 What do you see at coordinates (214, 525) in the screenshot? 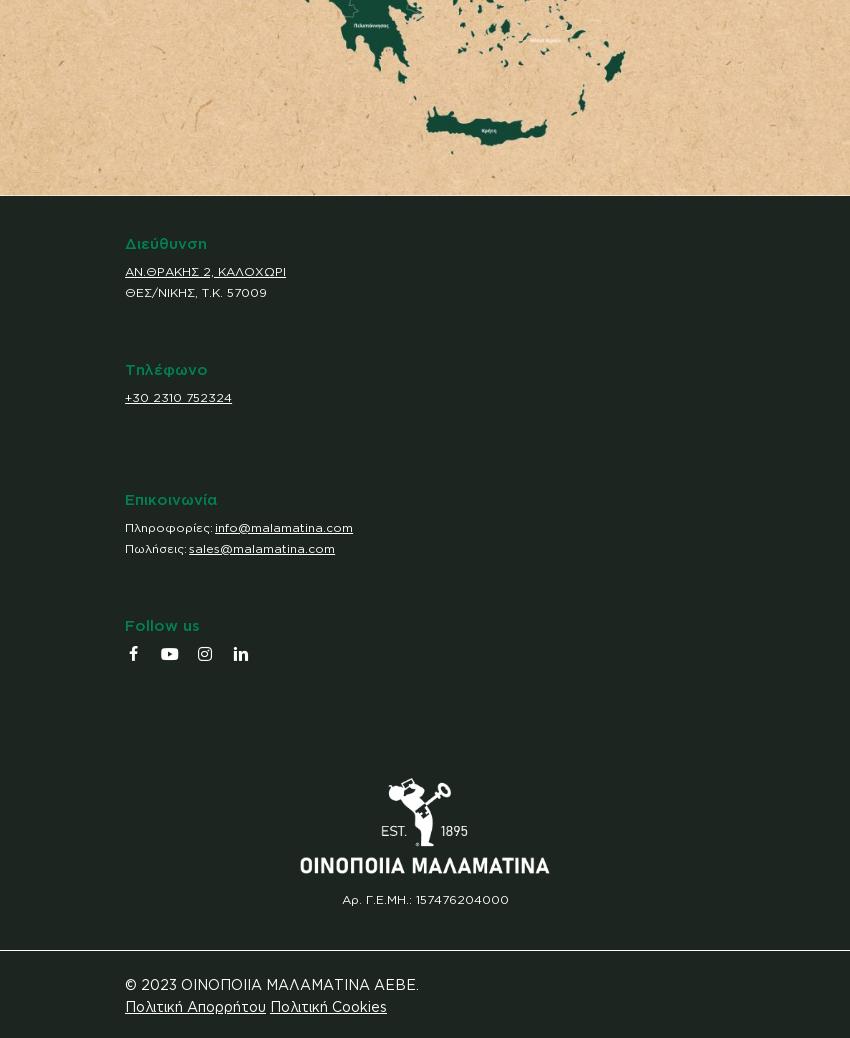
I see `'info@malamatina.com'` at bounding box center [214, 525].